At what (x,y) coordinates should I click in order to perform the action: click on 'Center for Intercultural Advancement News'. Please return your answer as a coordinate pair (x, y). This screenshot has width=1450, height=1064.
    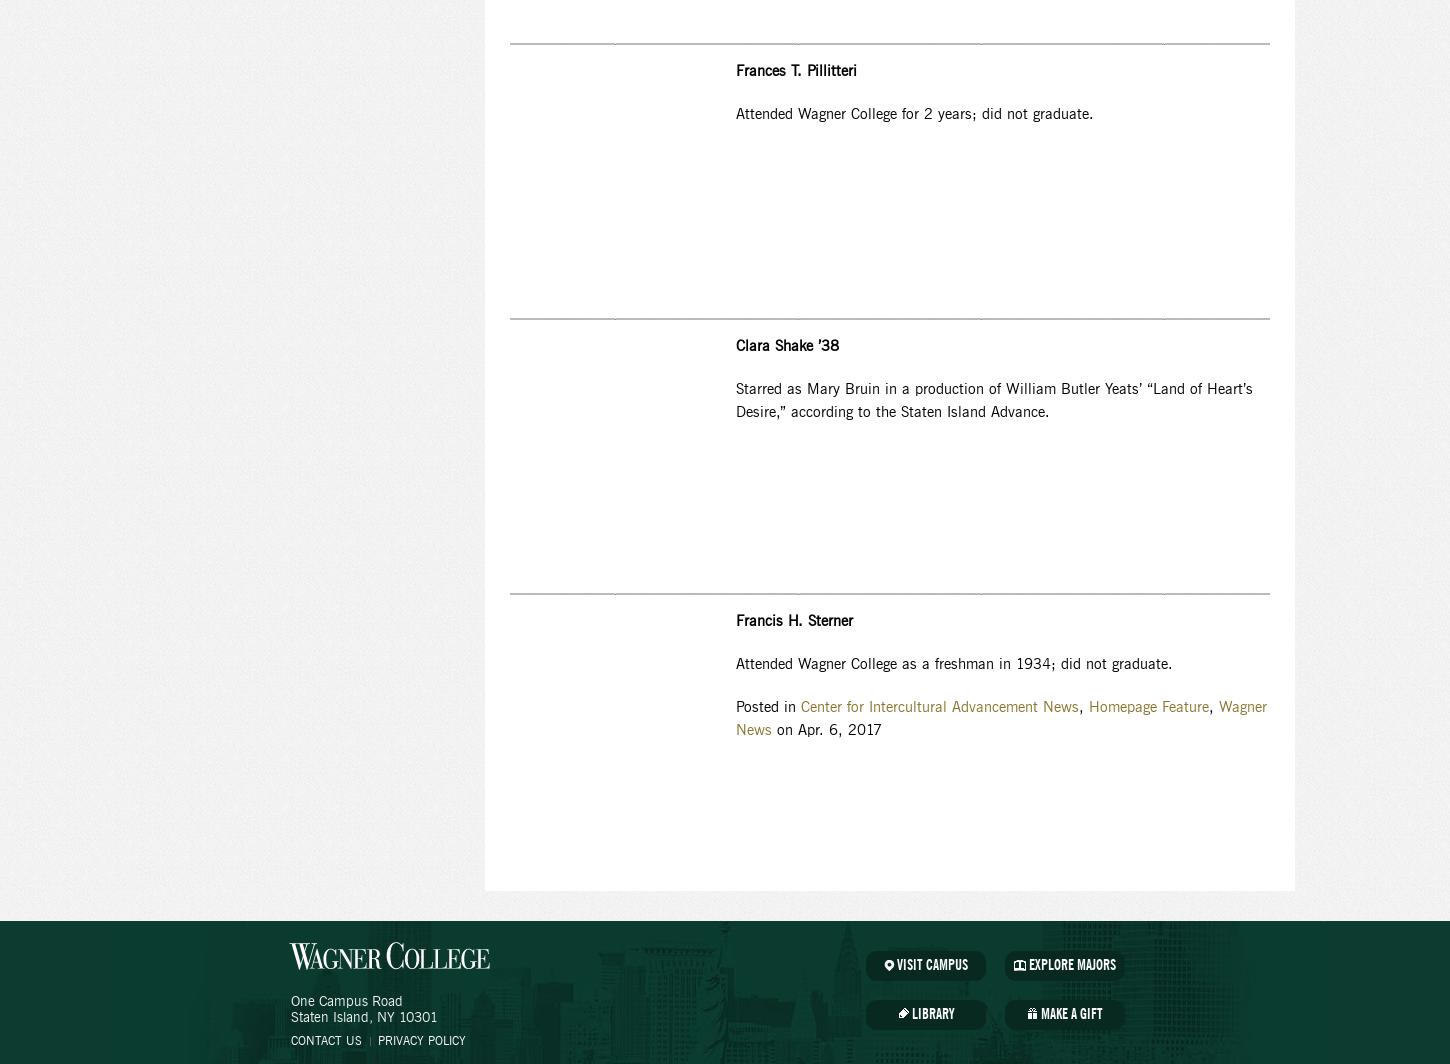
    Looking at the image, I should click on (800, 708).